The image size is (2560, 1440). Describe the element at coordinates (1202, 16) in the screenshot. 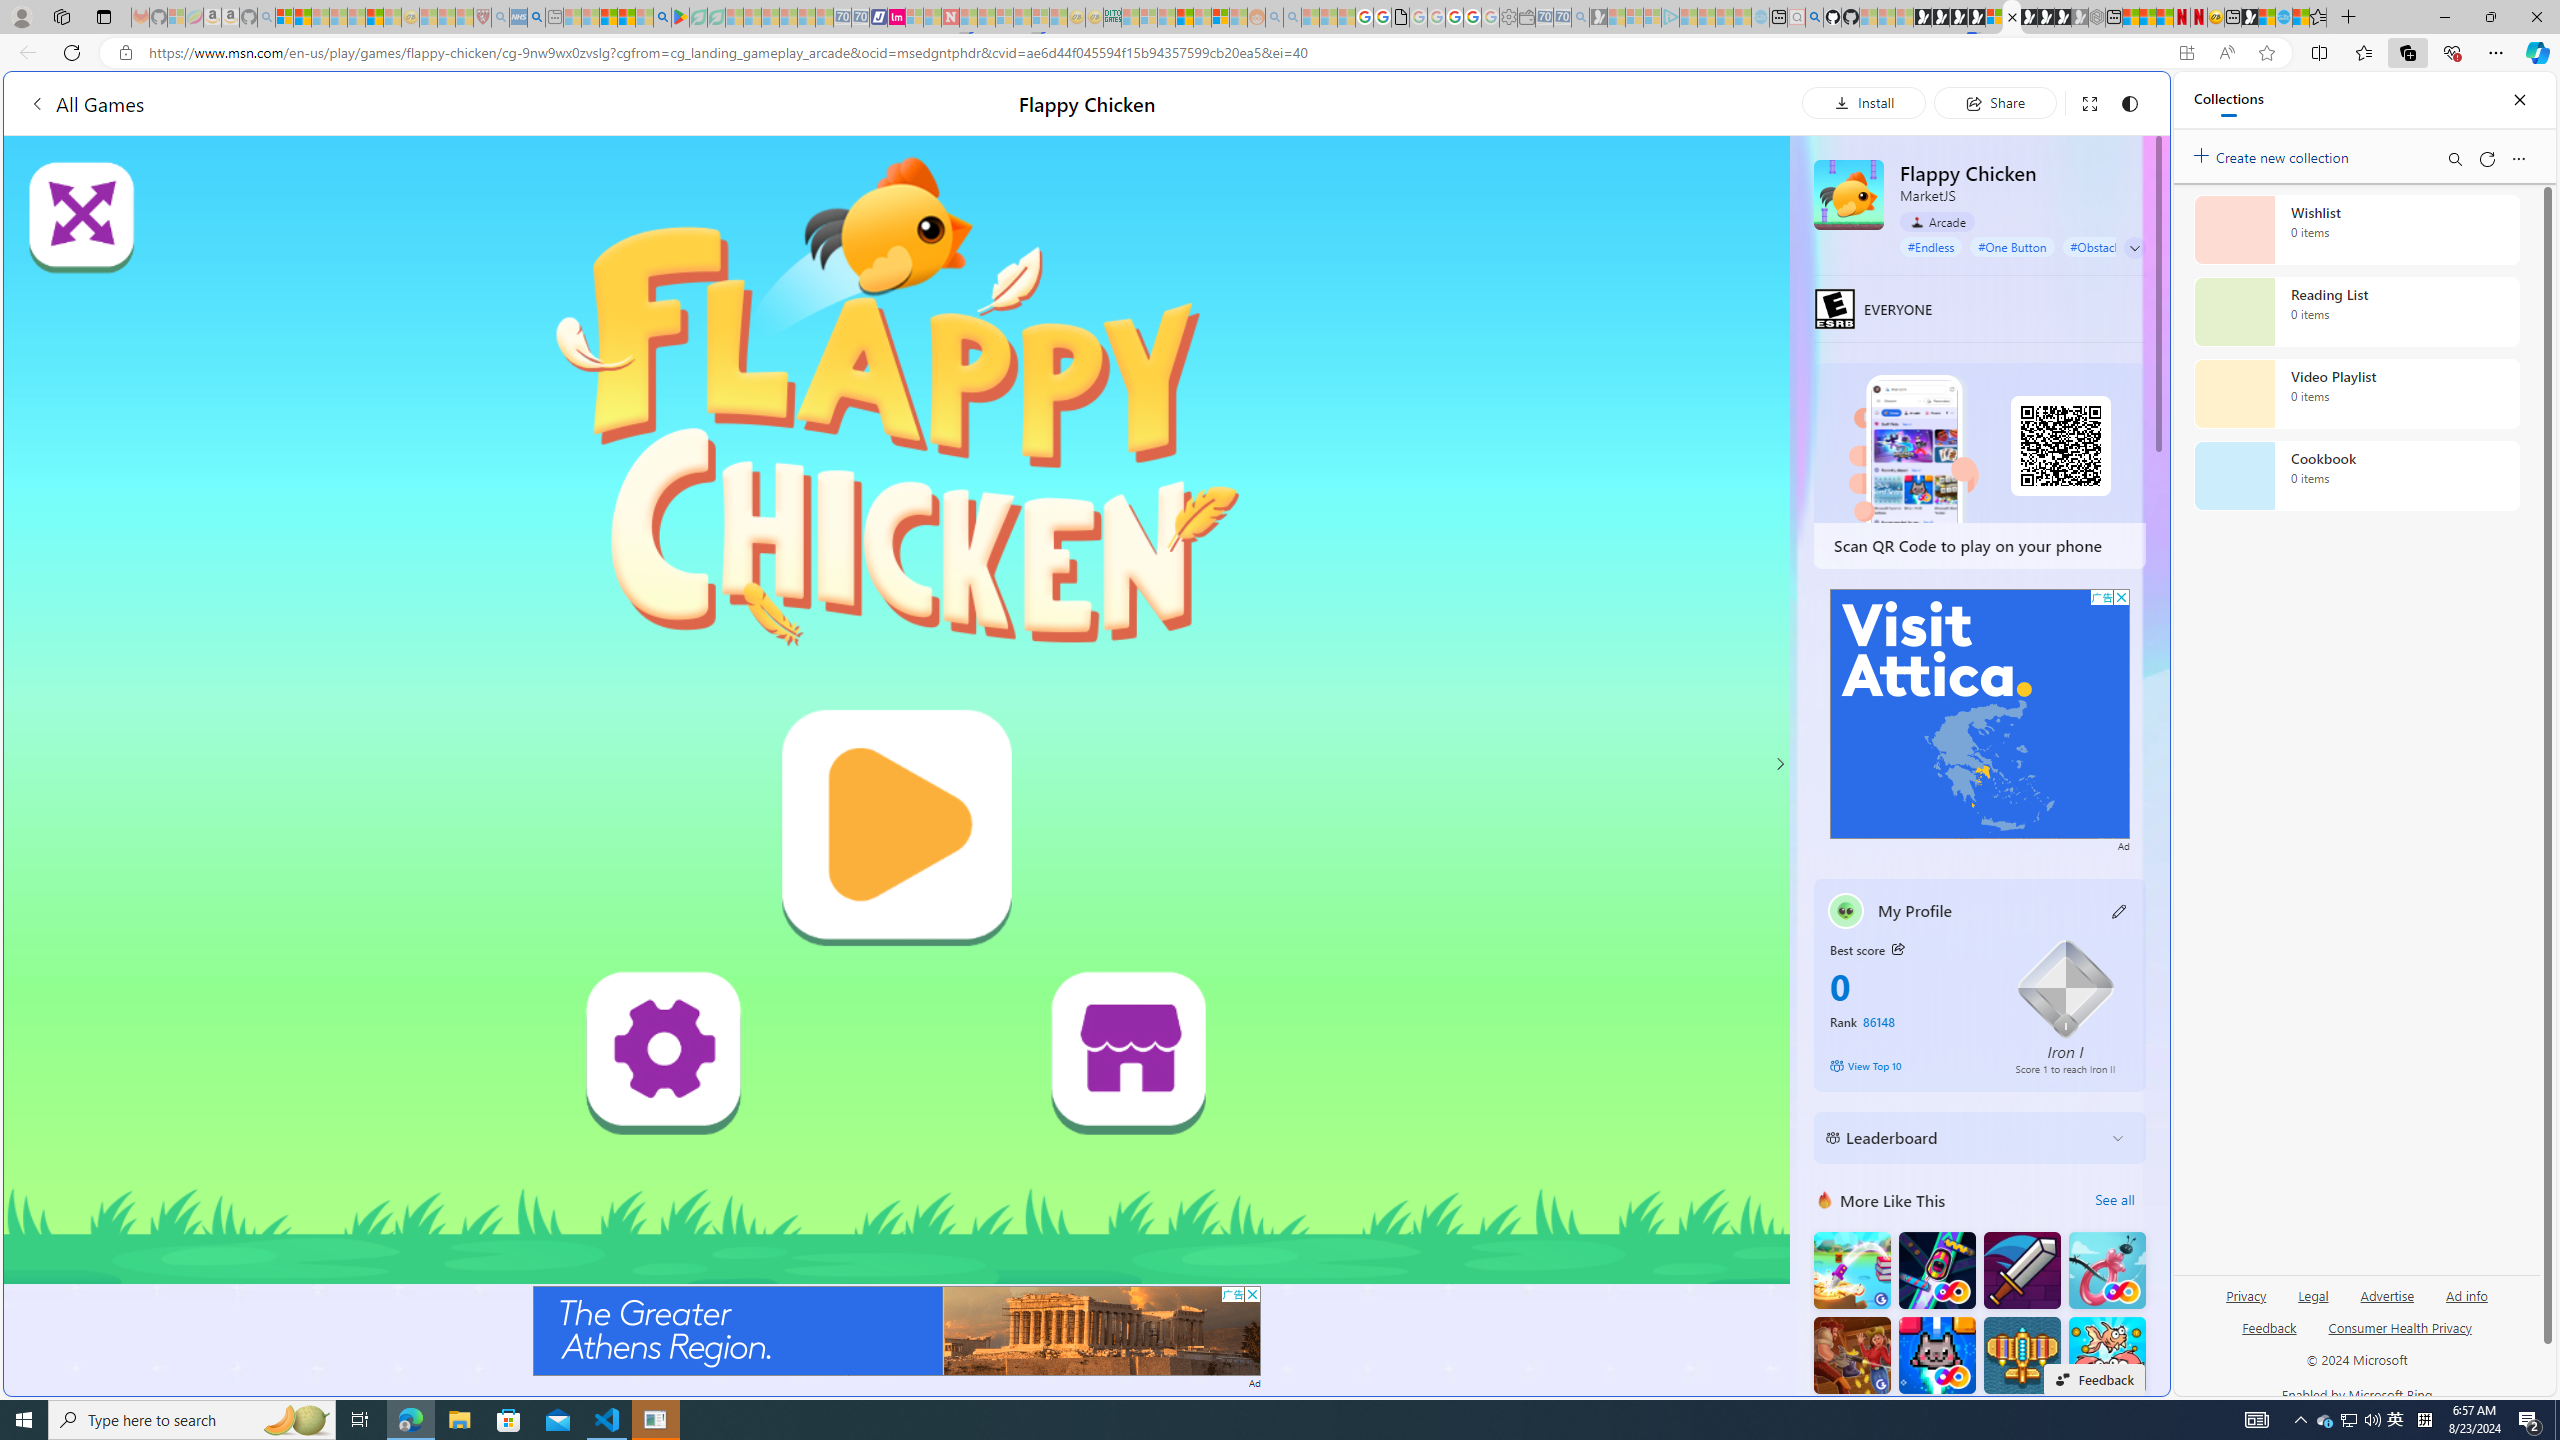

I see `'Kinda Frugal - MSN - Sleeping'` at that location.